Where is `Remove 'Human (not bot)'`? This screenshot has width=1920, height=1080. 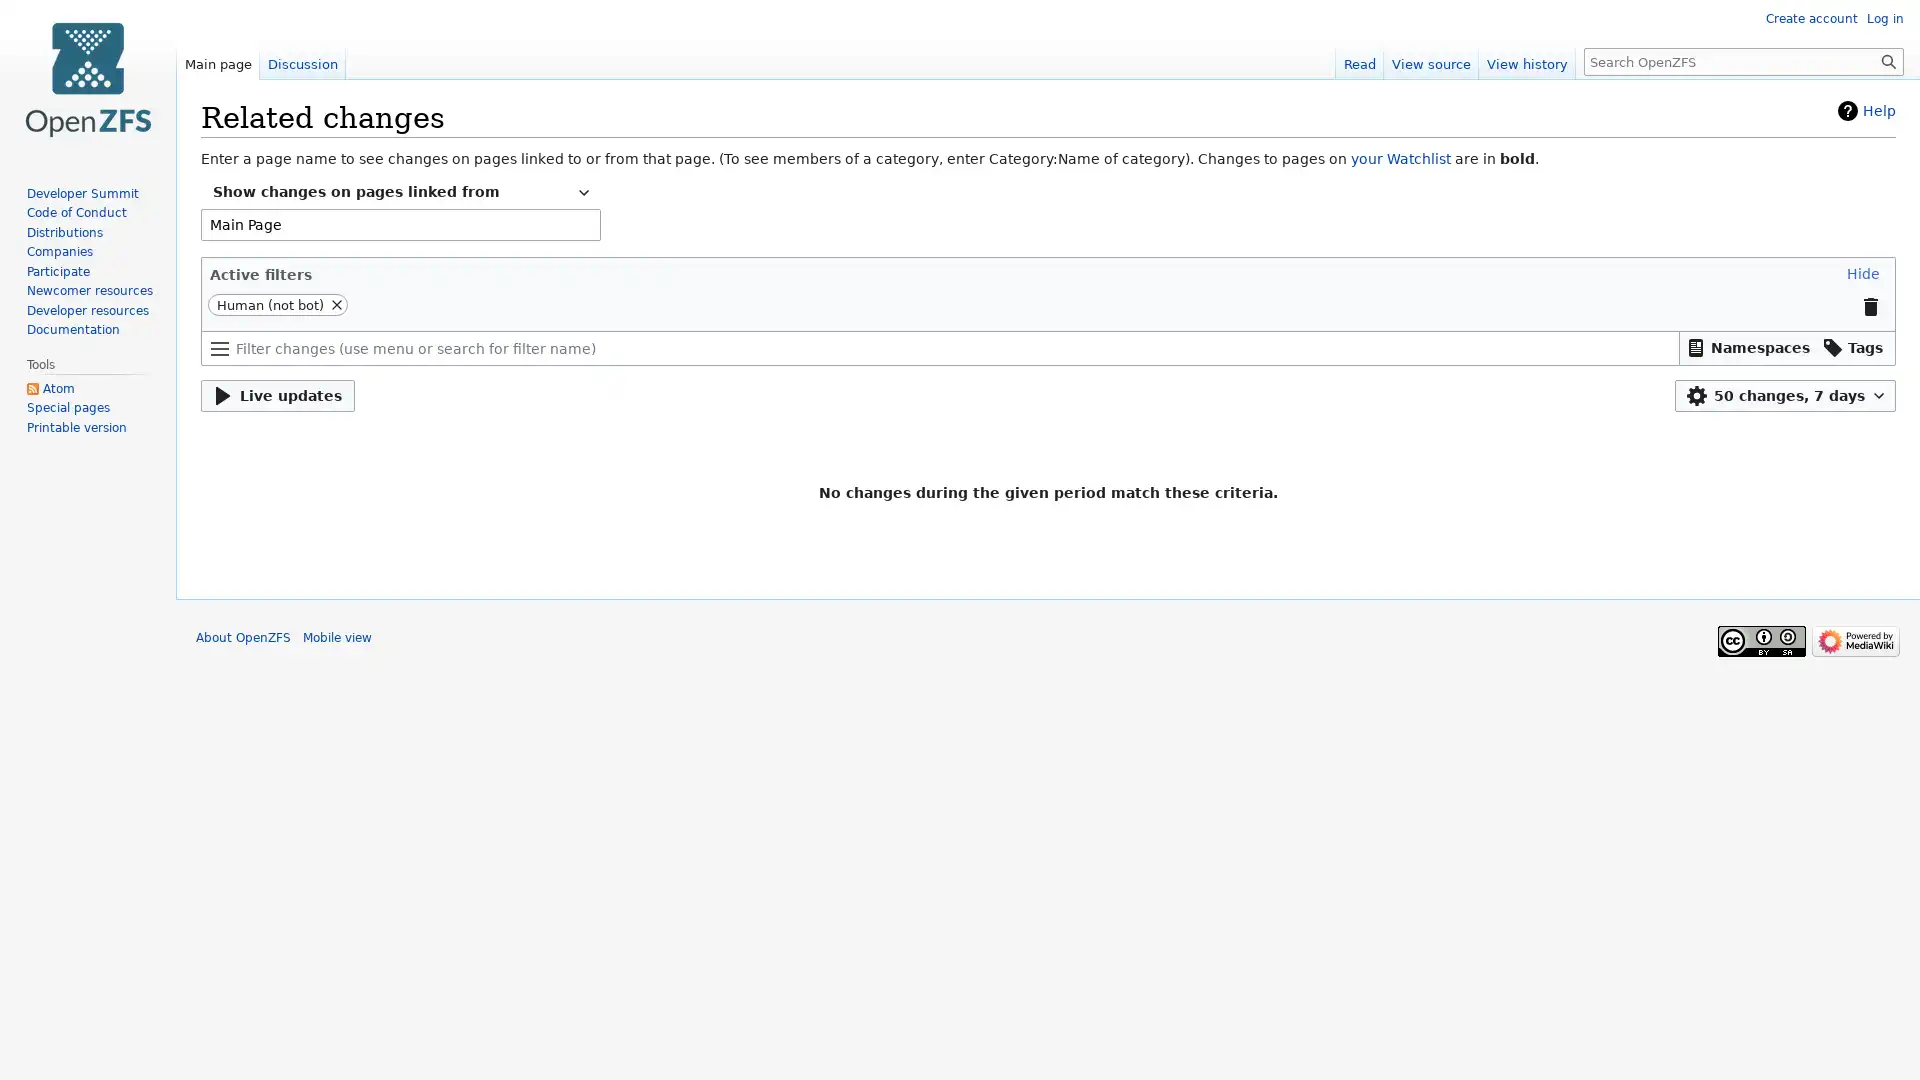 Remove 'Human (not bot)' is located at coordinates (336, 304).